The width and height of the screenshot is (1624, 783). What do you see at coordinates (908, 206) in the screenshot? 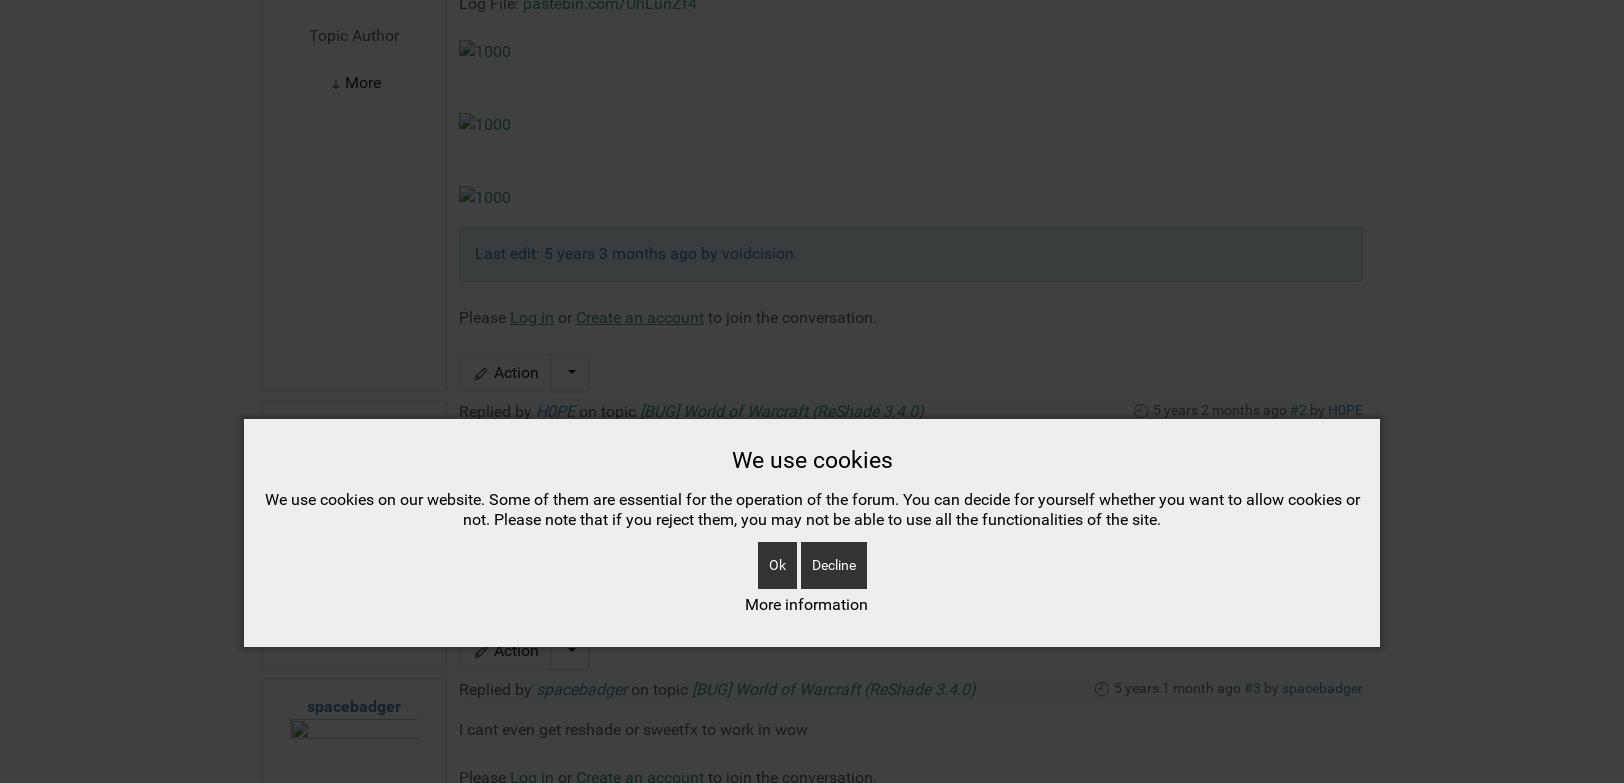
I see `'One thing also I suspect... I dont have dx12 option in advanced menu in wow. Could this be because of reshade? Blizzard support said I should check my layout apps that modify games, these can cause graphical issues. Every other app turned off not to mod. games, except reshade.'` at bounding box center [908, 206].